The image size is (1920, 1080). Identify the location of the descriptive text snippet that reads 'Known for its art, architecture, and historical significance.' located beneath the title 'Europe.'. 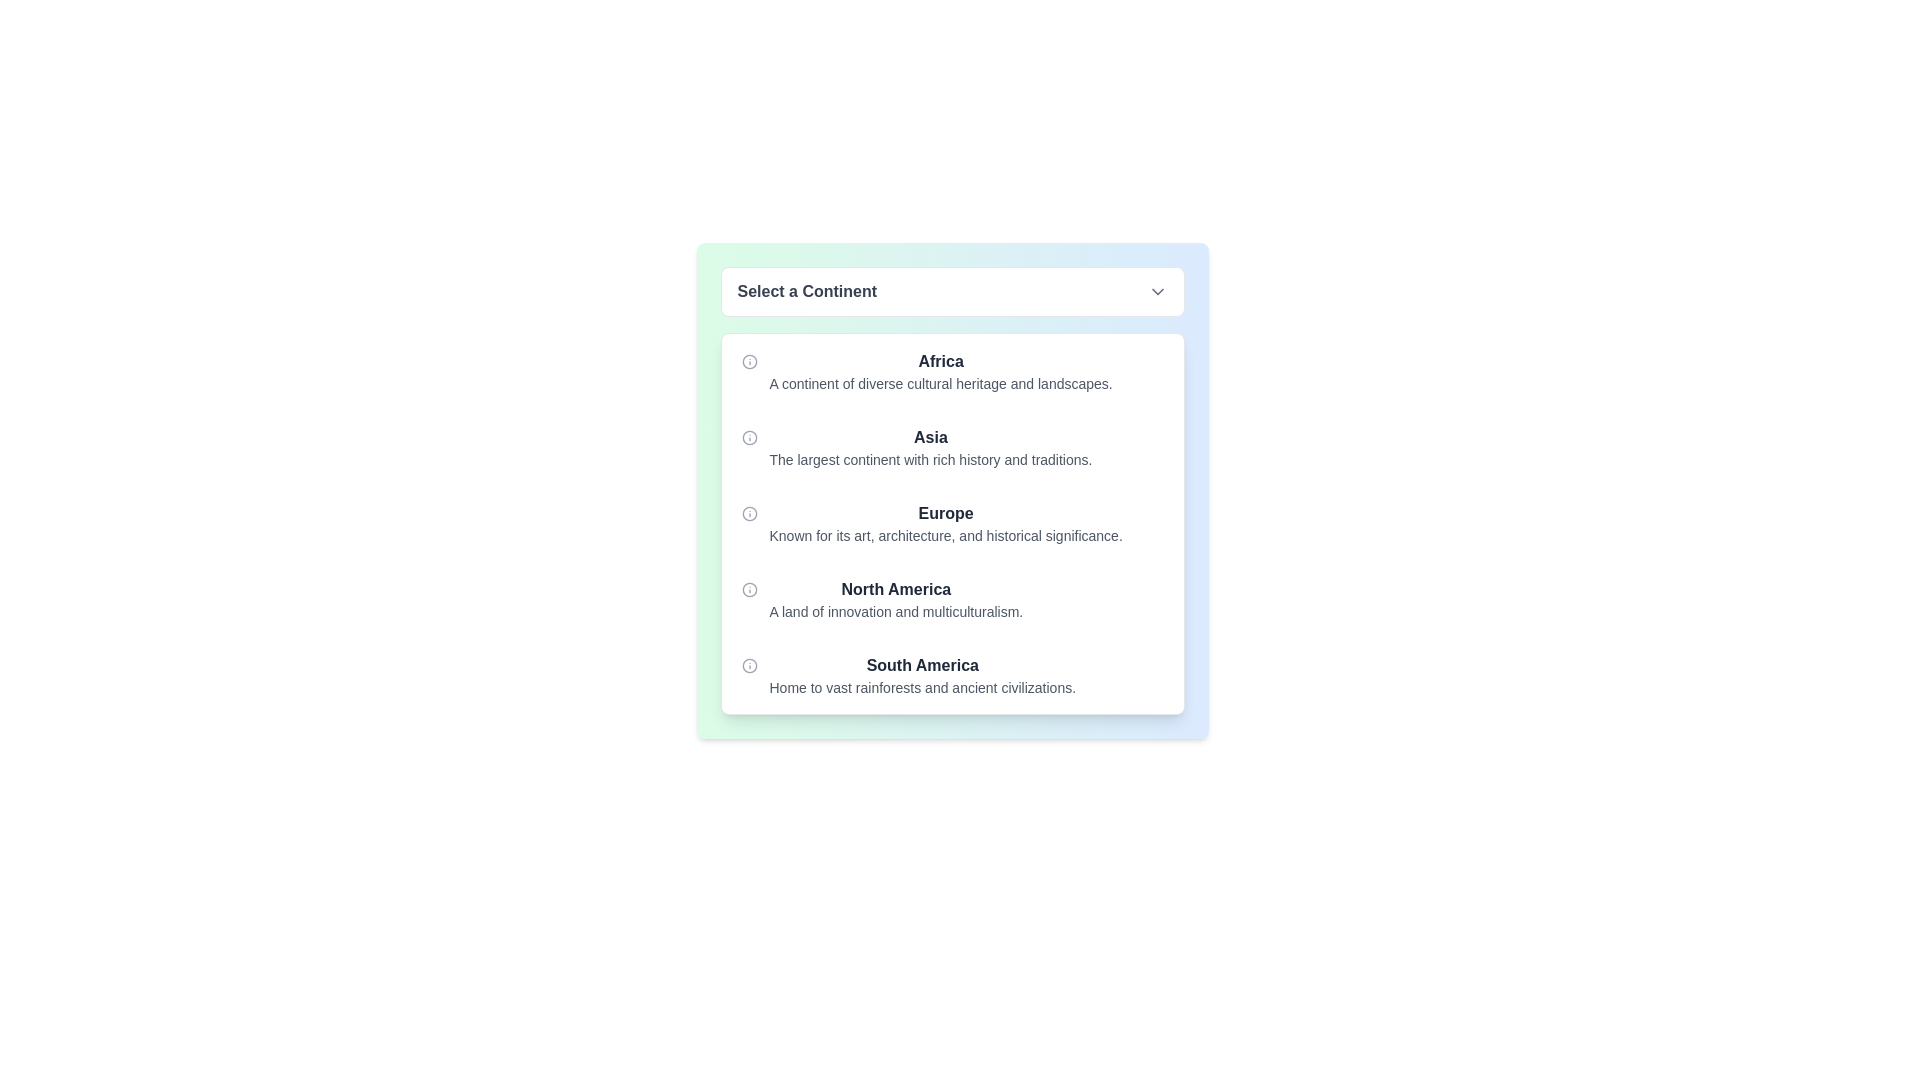
(945, 535).